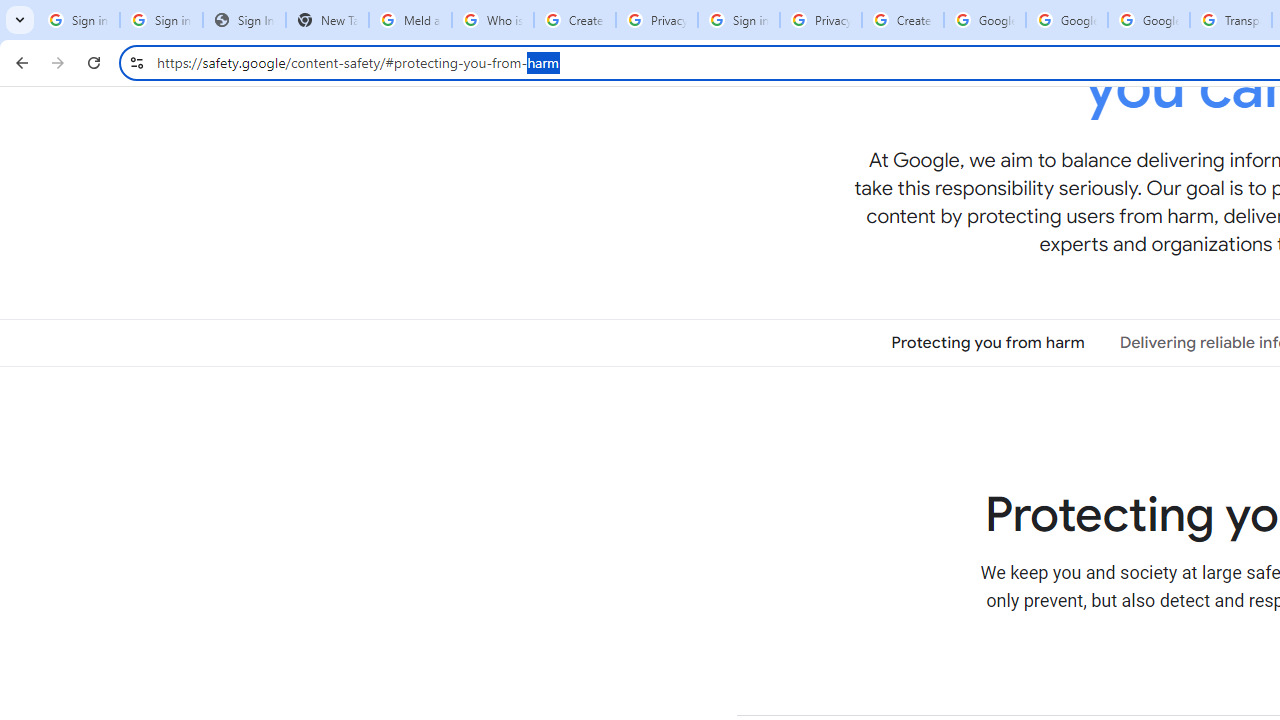 Image resolution: width=1280 pixels, height=720 pixels. What do you see at coordinates (327, 20) in the screenshot?
I see `'New Tab'` at bounding box center [327, 20].